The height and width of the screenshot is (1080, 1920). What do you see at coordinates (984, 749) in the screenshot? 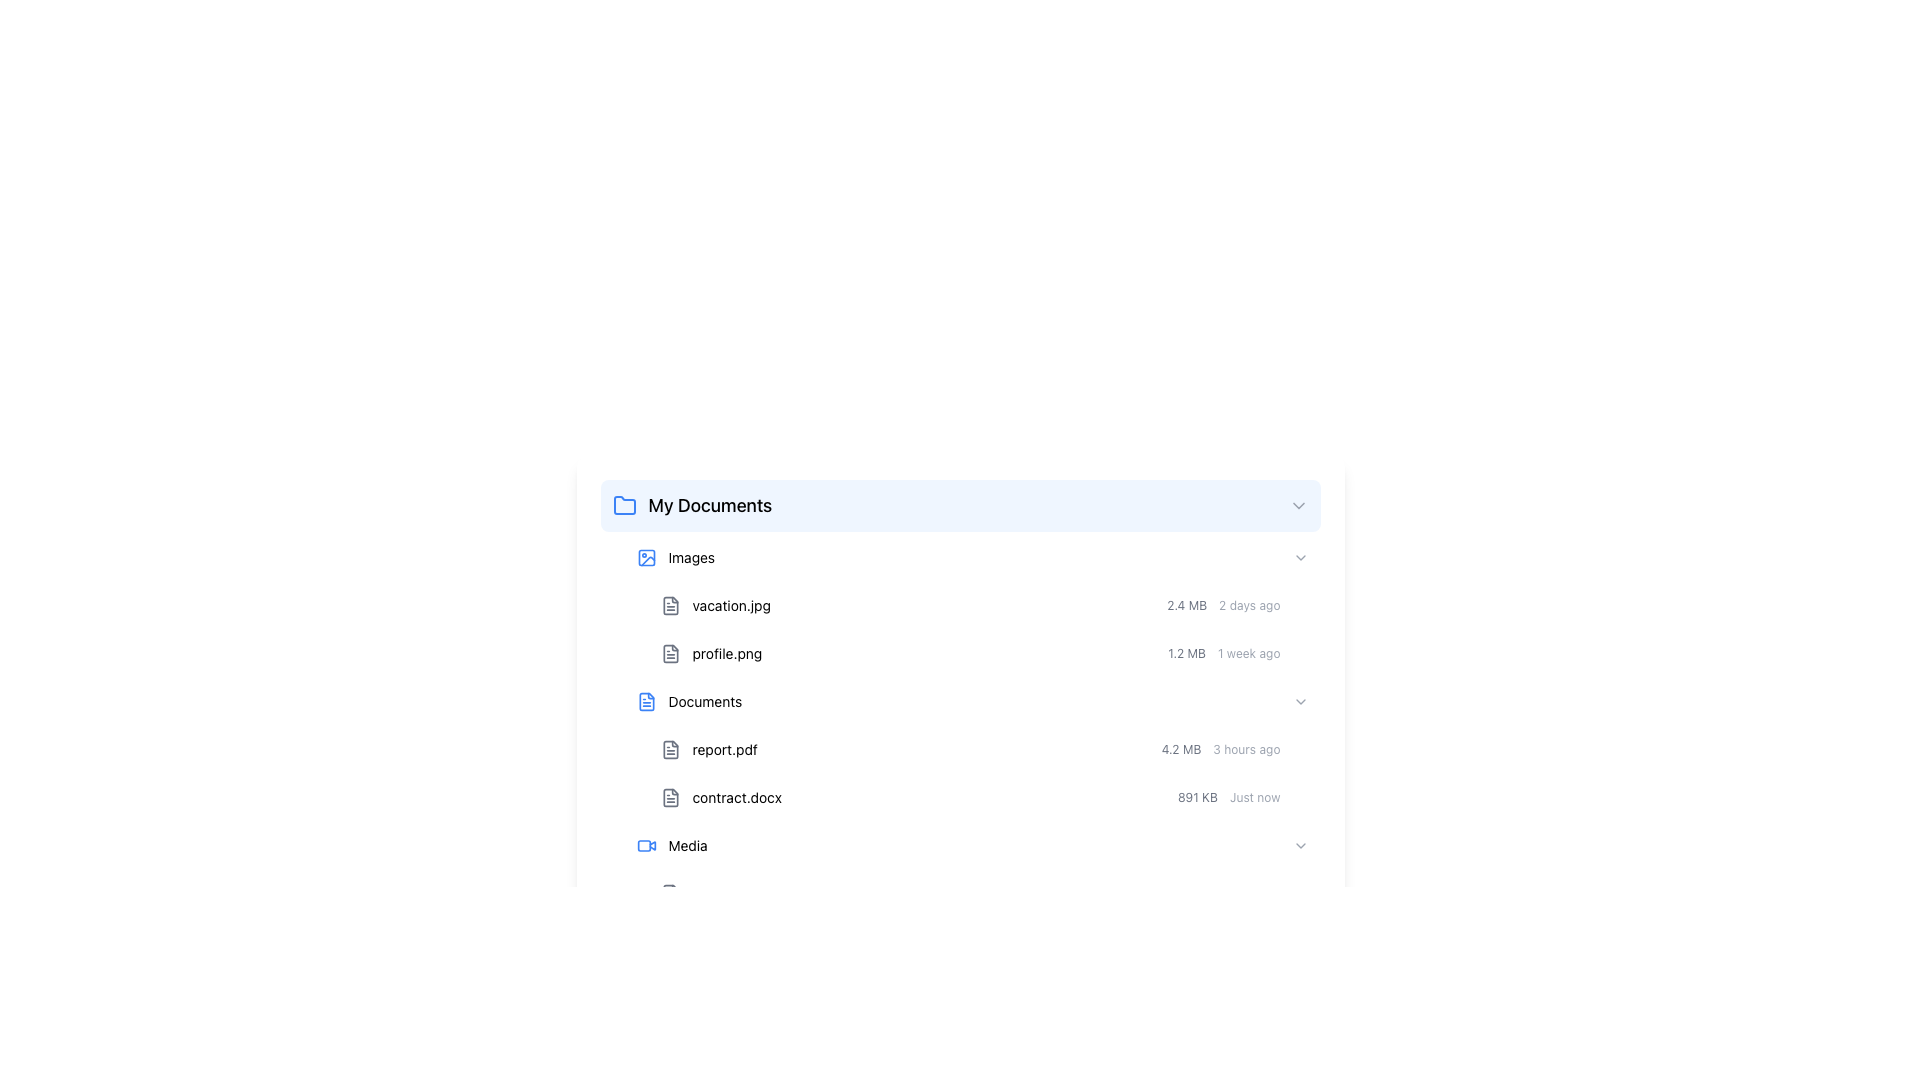
I see `the first file list item` at bounding box center [984, 749].